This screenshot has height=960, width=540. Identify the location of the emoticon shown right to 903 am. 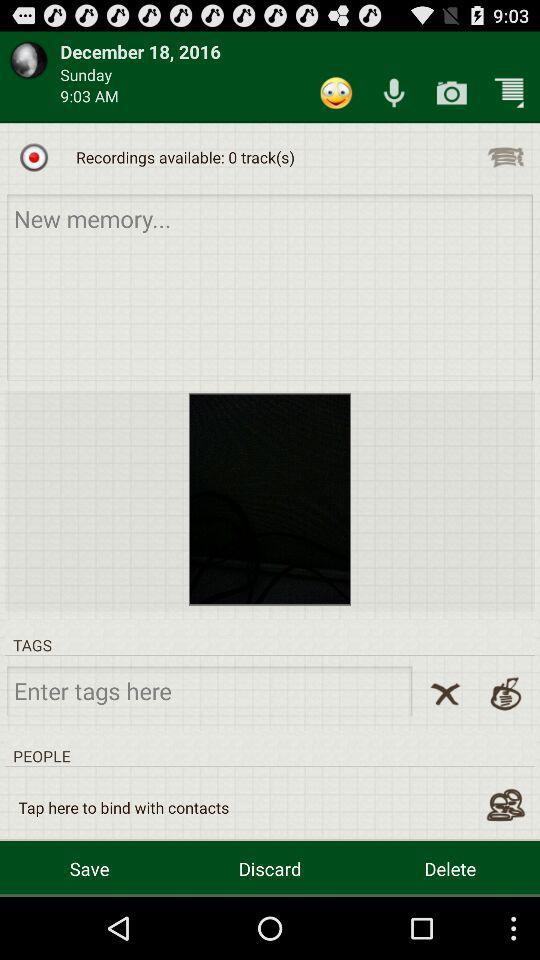
(336, 93).